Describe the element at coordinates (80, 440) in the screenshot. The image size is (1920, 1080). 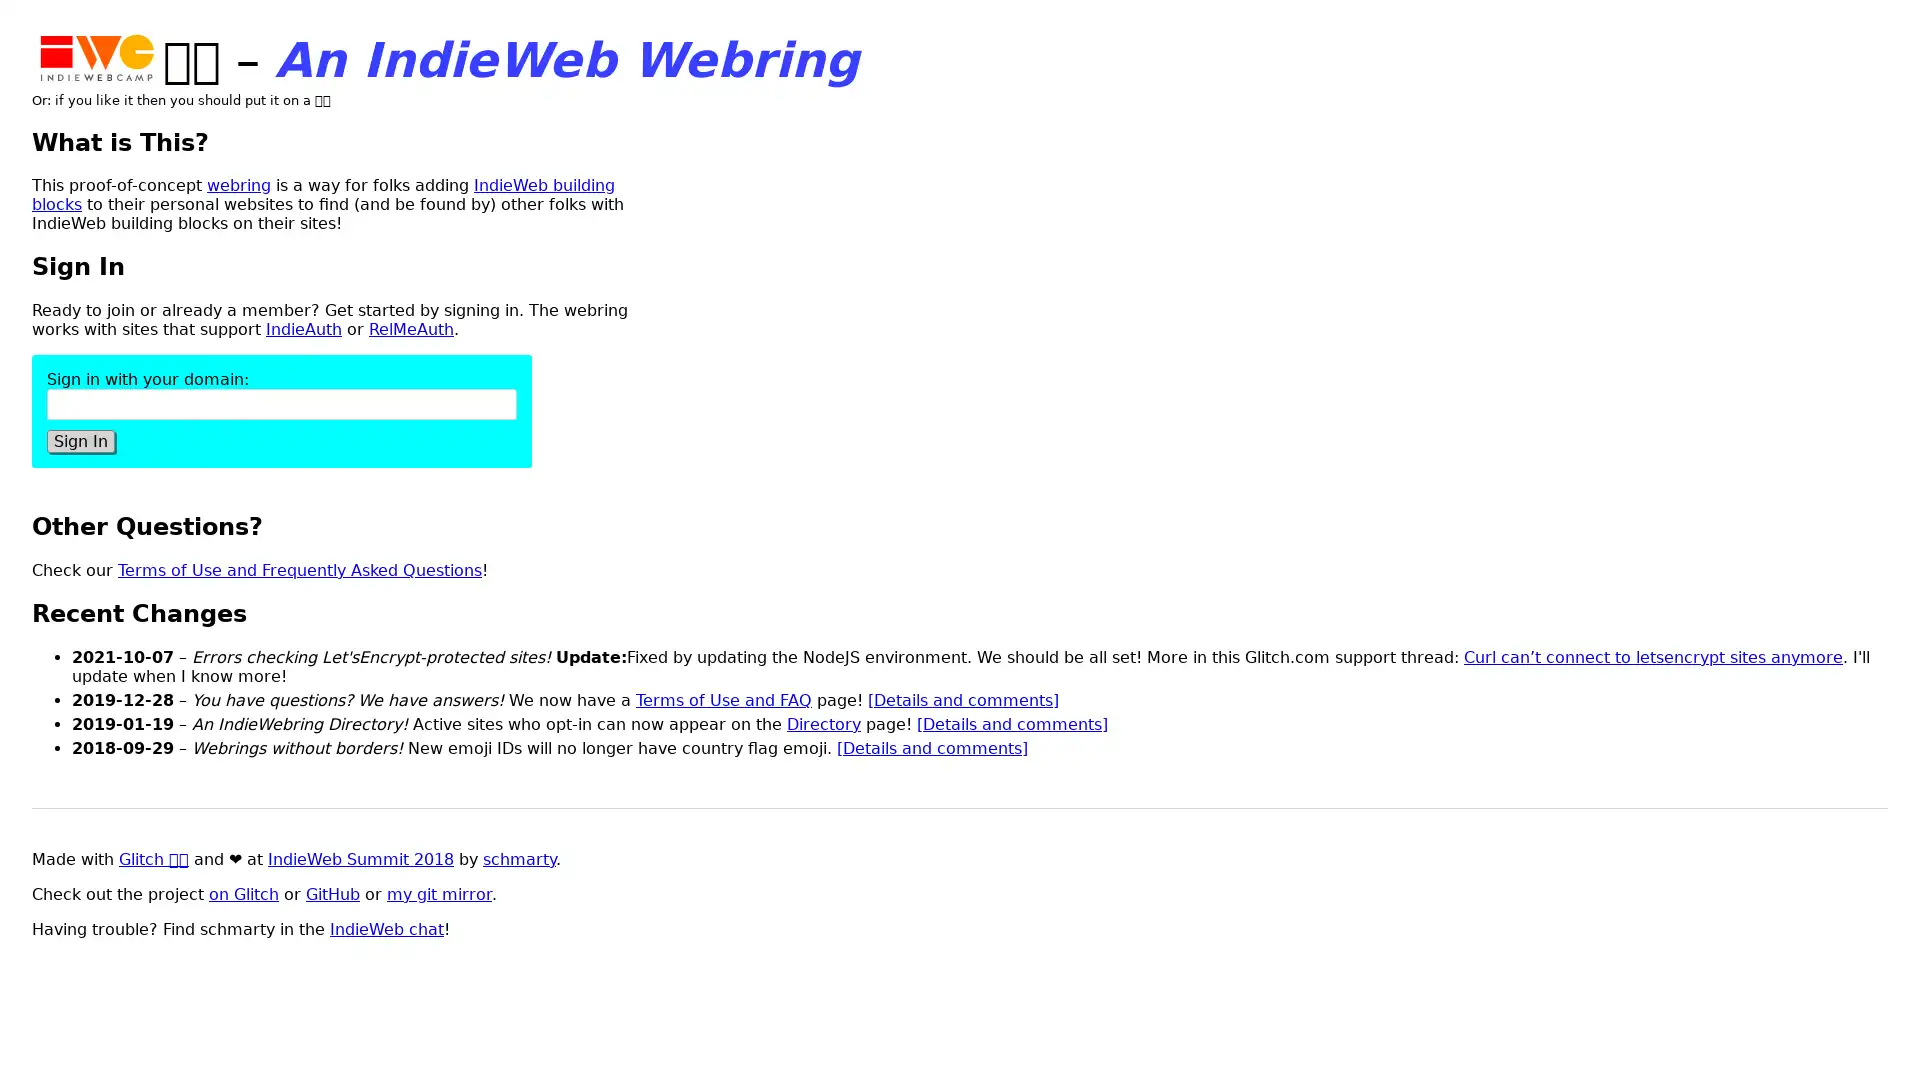
I see `Sign In` at that location.